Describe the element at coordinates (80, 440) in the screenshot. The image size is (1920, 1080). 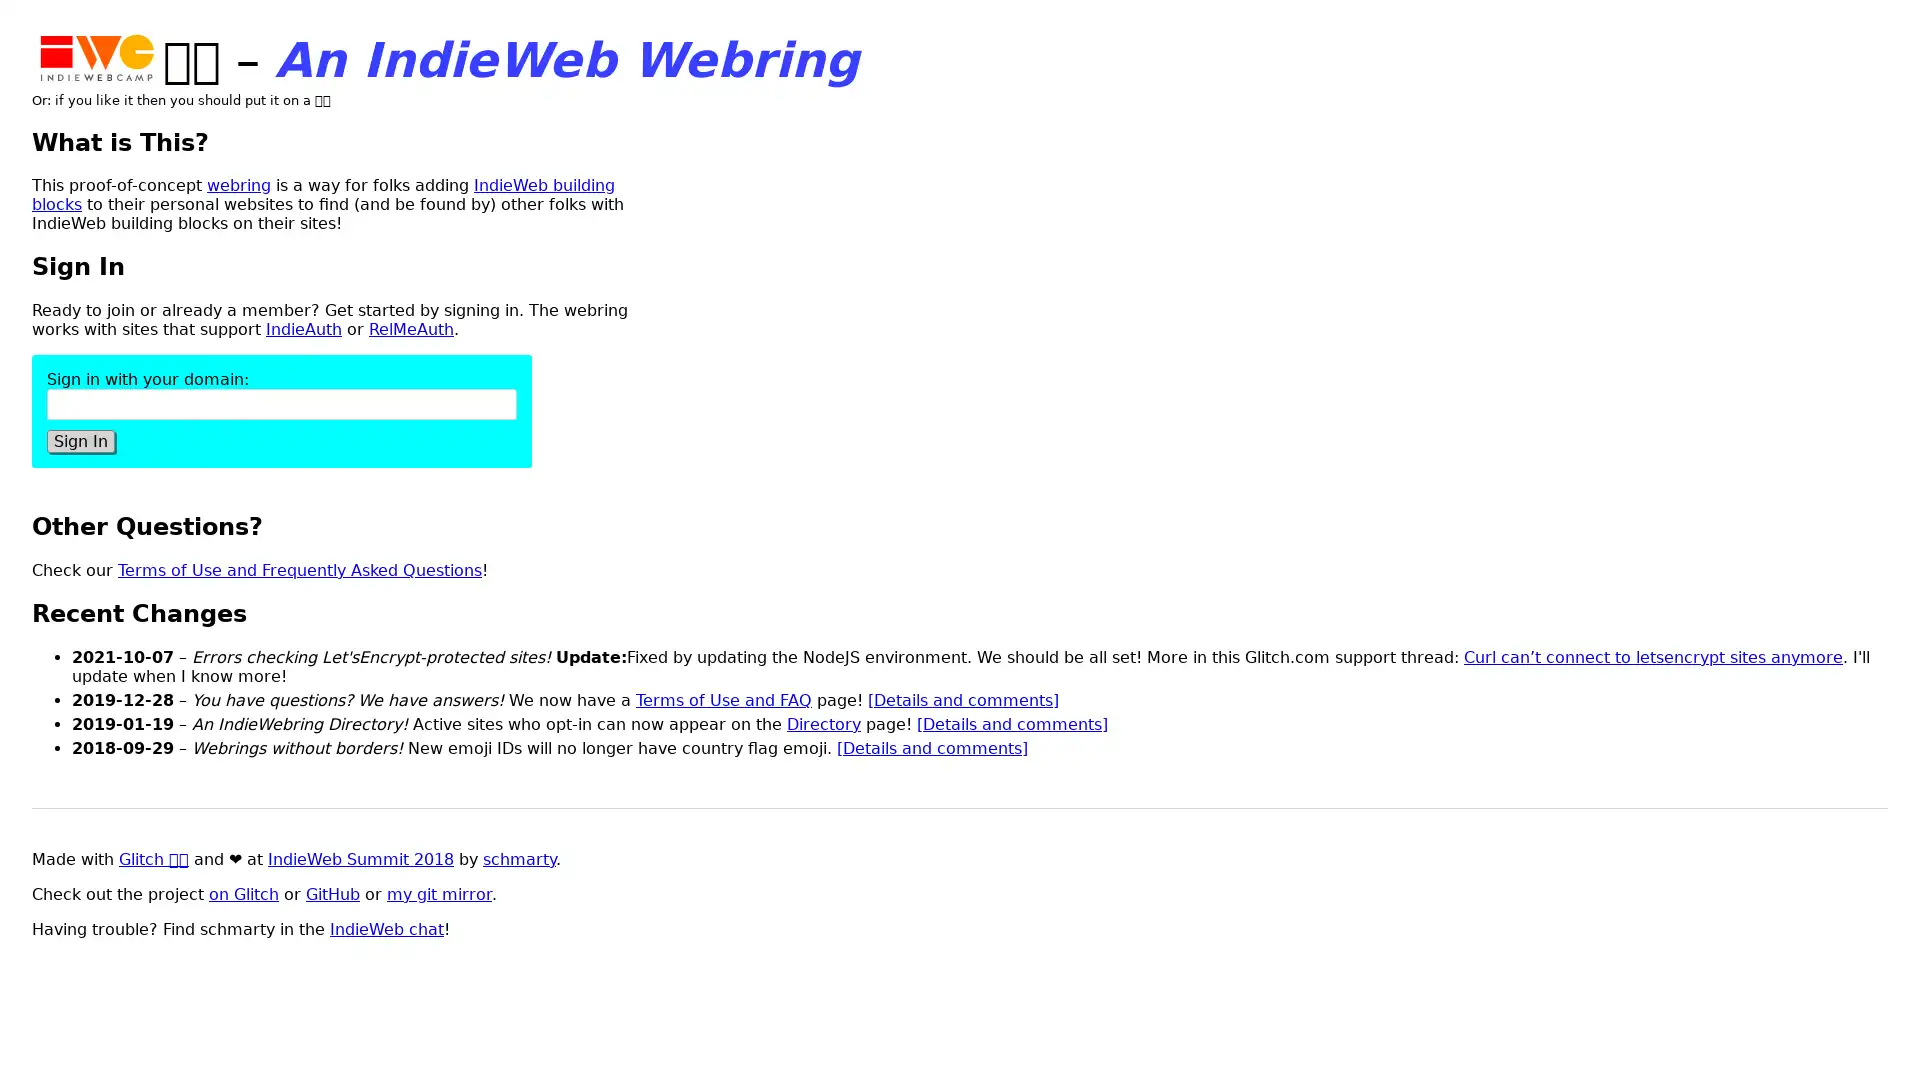
I see `Sign In` at that location.